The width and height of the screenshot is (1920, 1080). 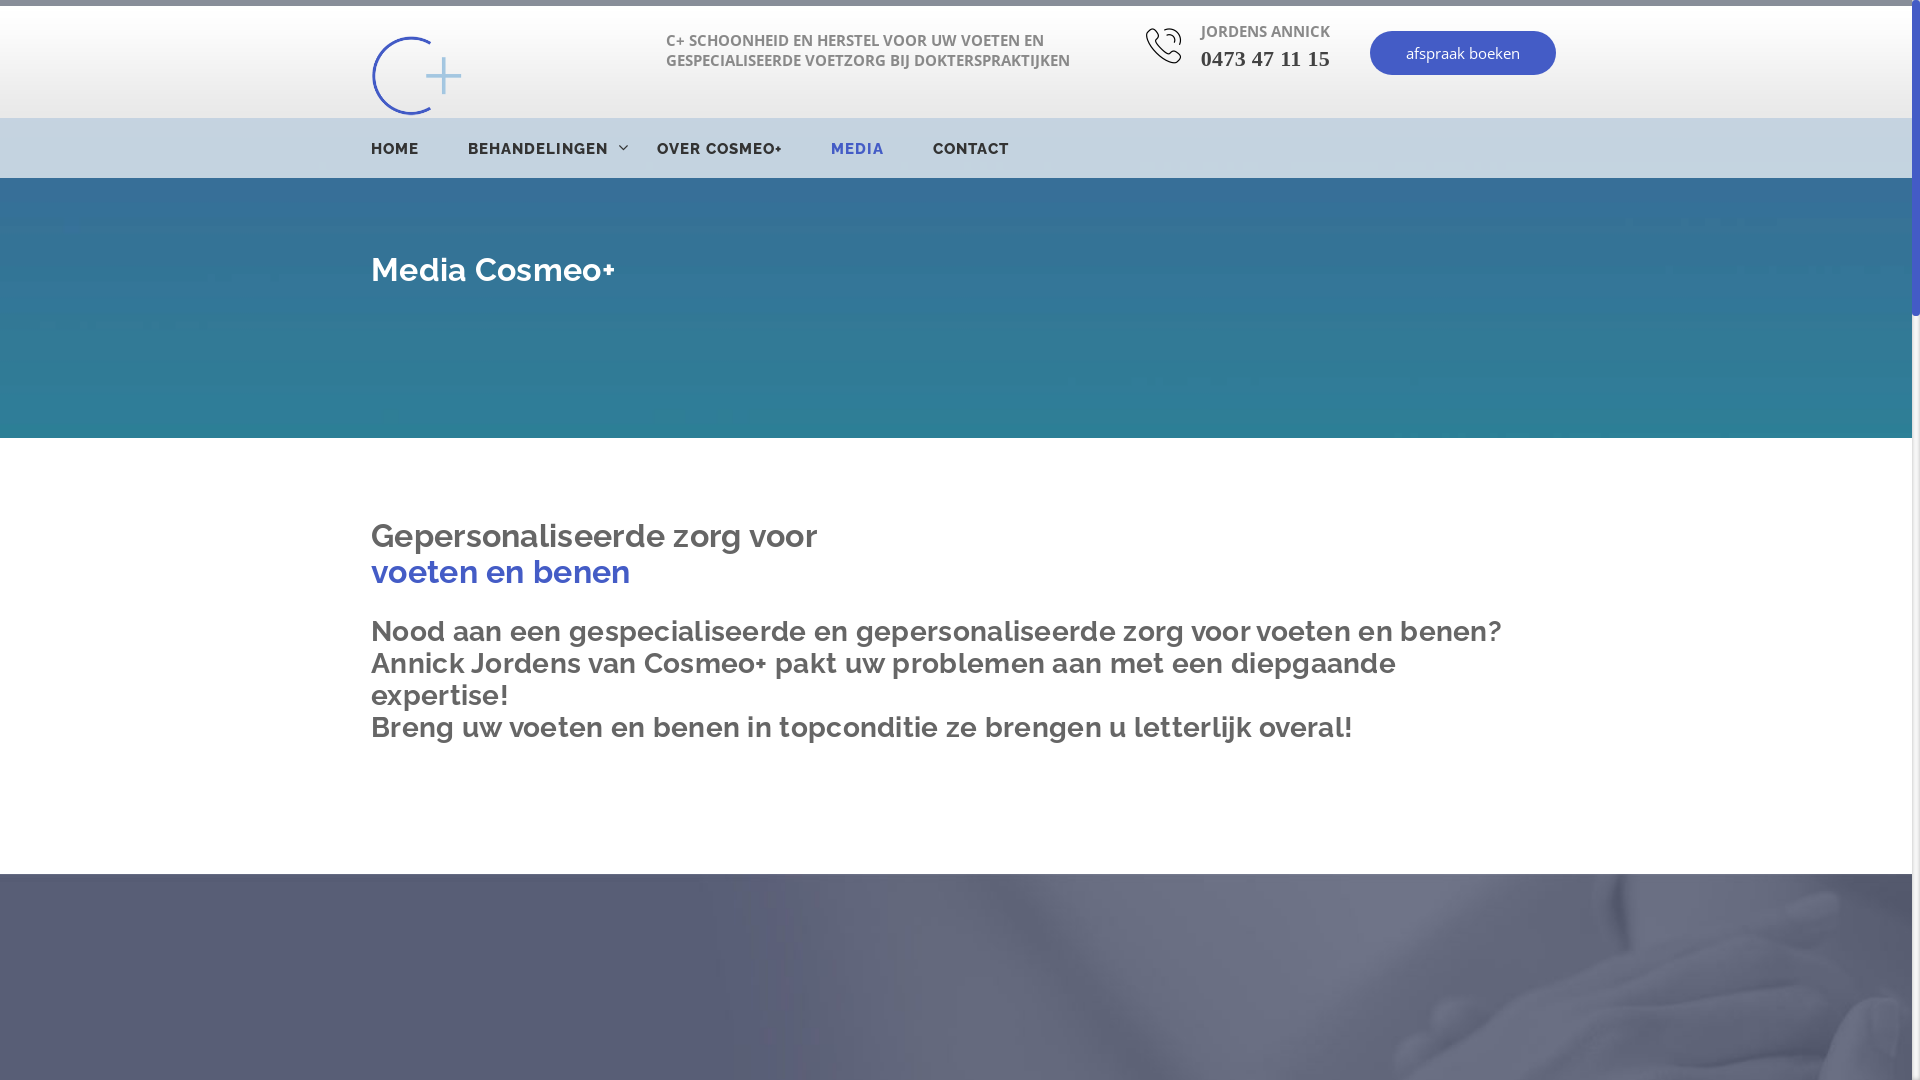 What do you see at coordinates (879, 148) in the screenshot?
I see `'MEDIA'` at bounding box center [879, 148].